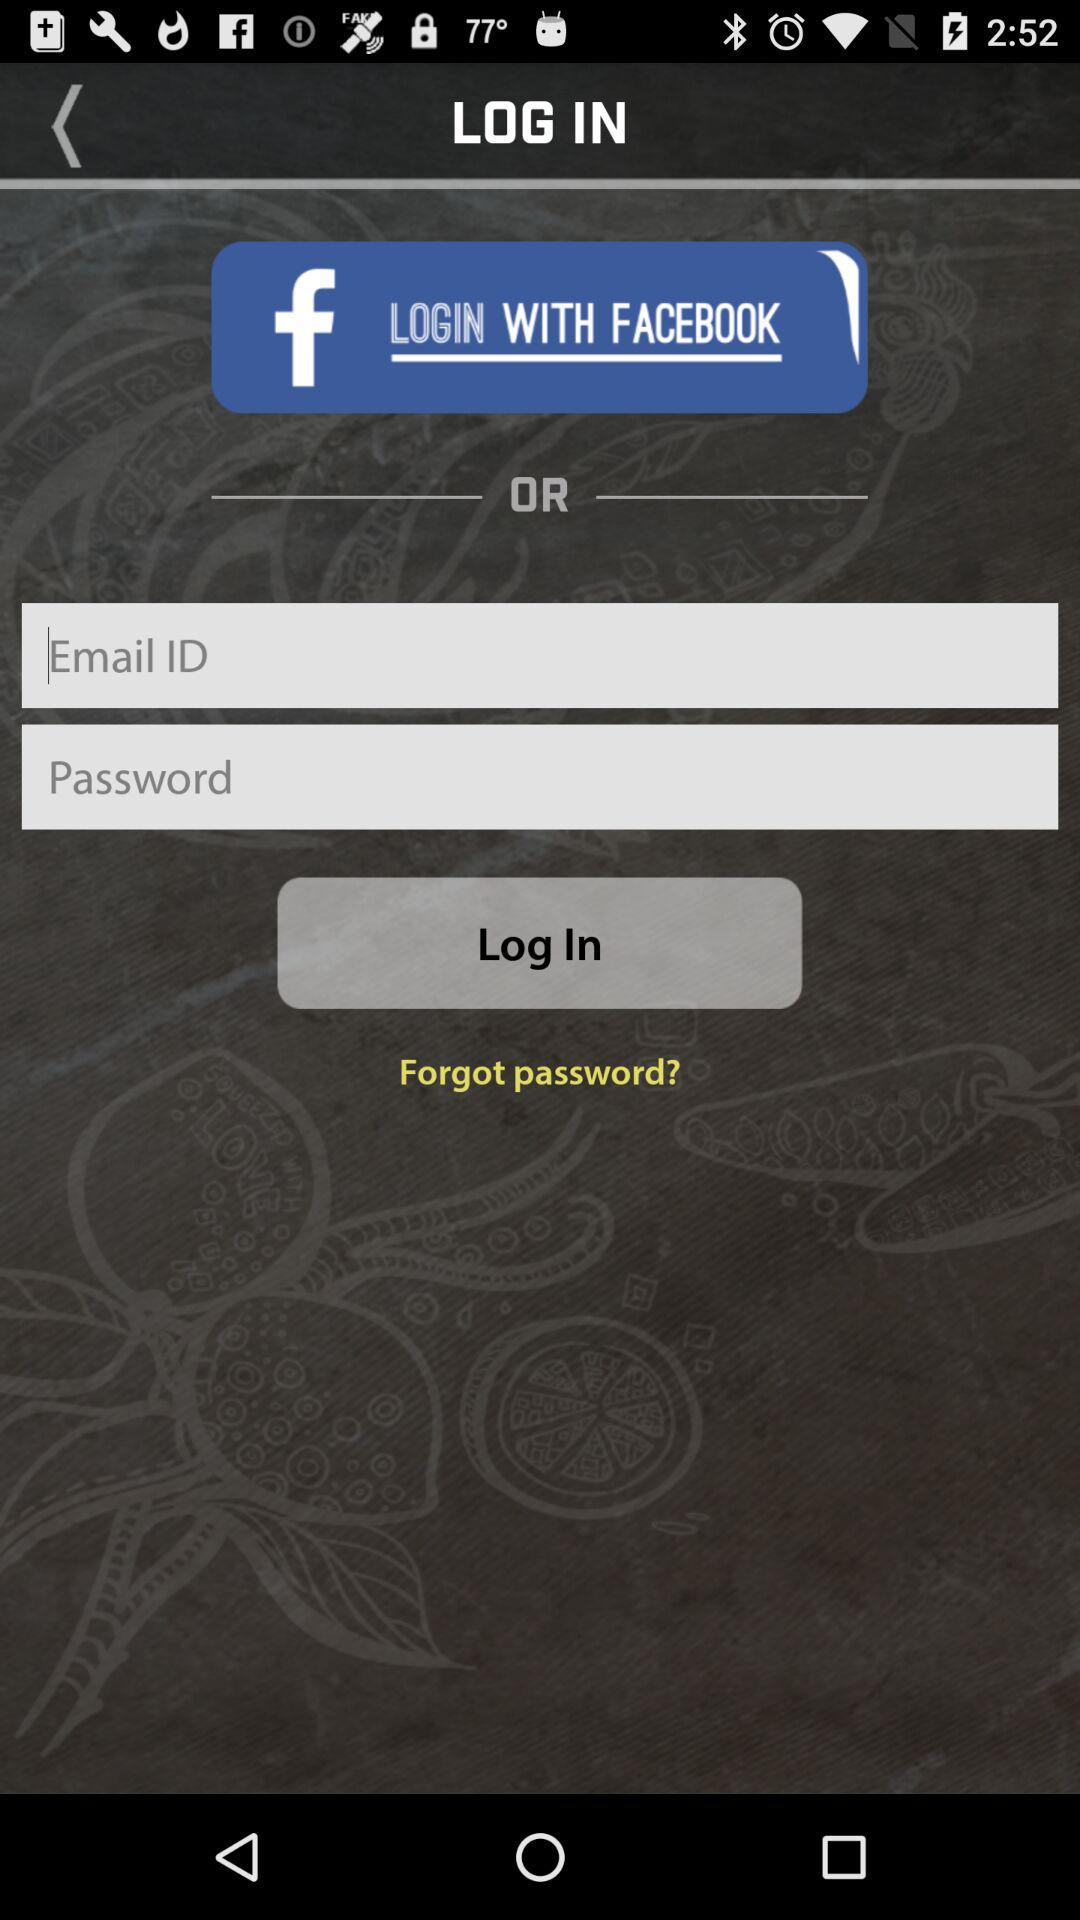  Describe the element at coordinates (540, 776) in the screenshot. I see `textbox to enter password` at that location.